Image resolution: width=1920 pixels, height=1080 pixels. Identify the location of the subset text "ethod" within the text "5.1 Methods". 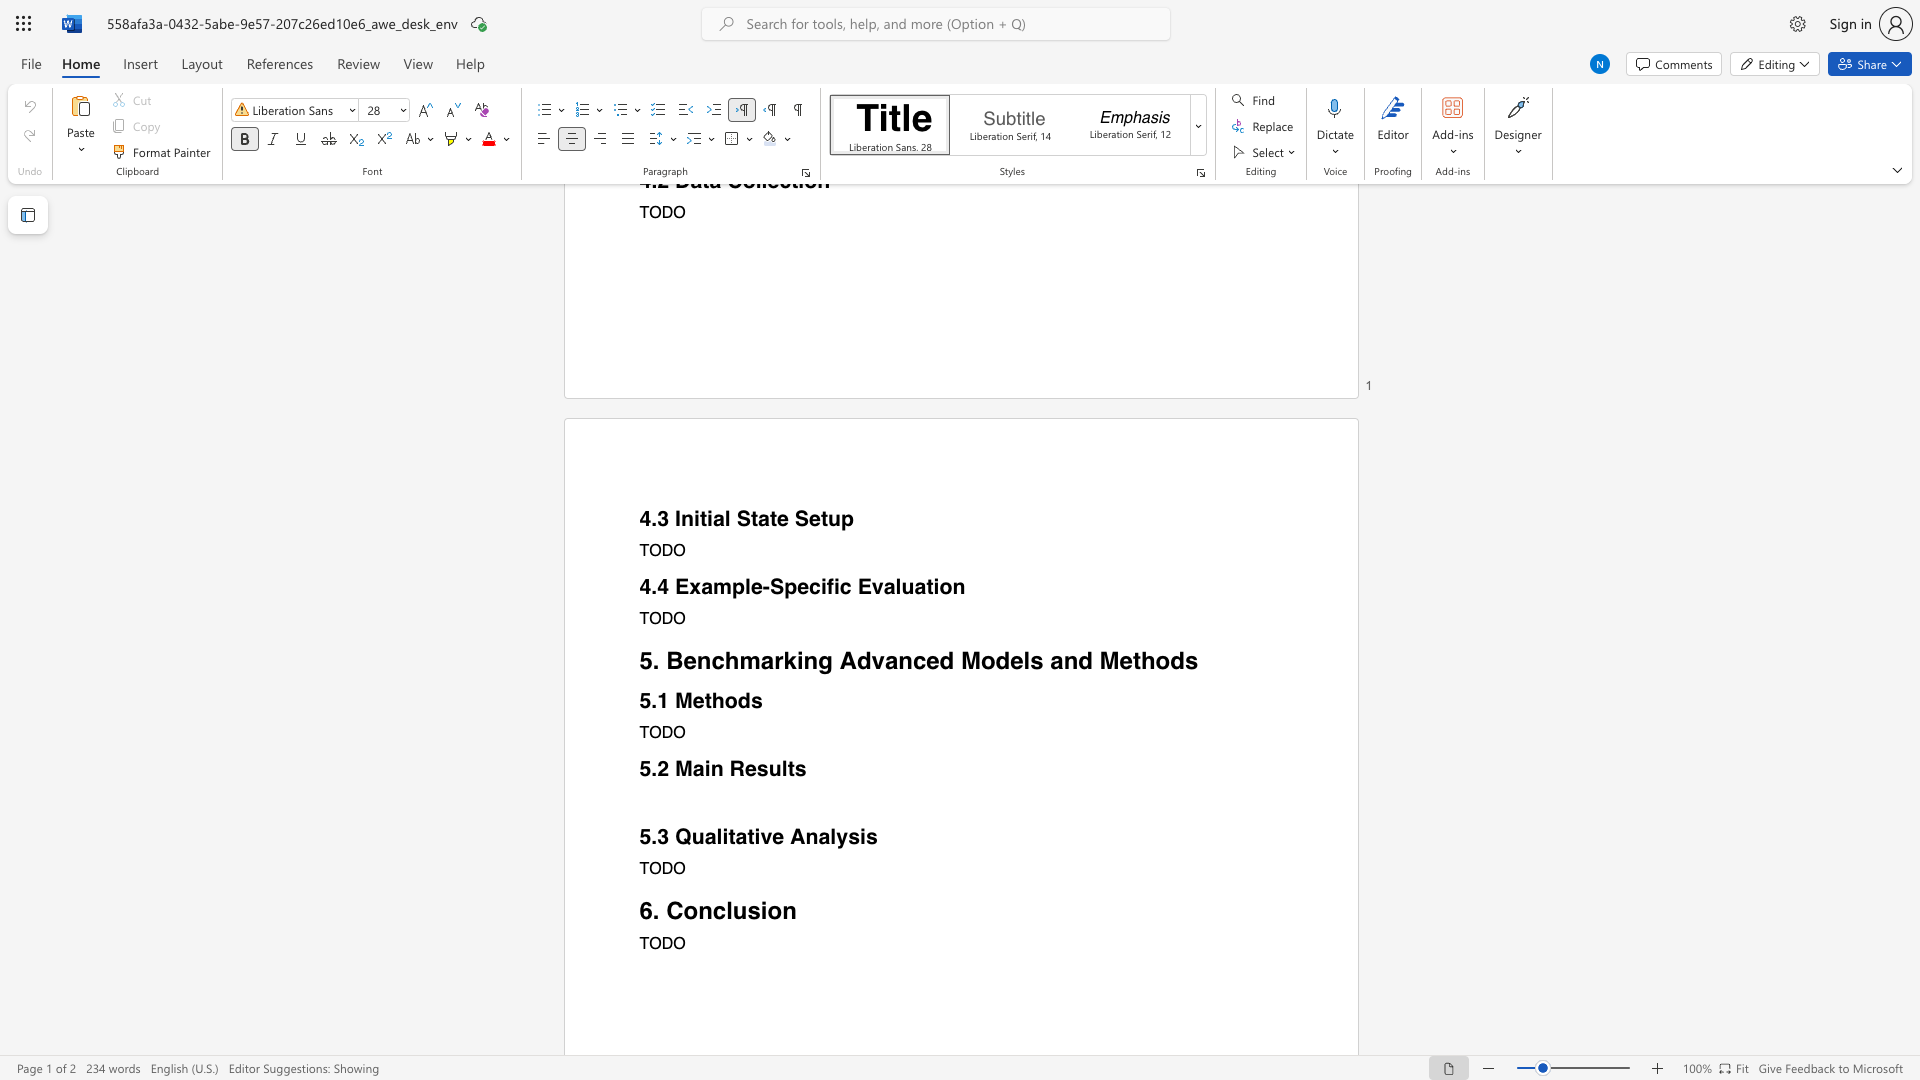
(692, 700).